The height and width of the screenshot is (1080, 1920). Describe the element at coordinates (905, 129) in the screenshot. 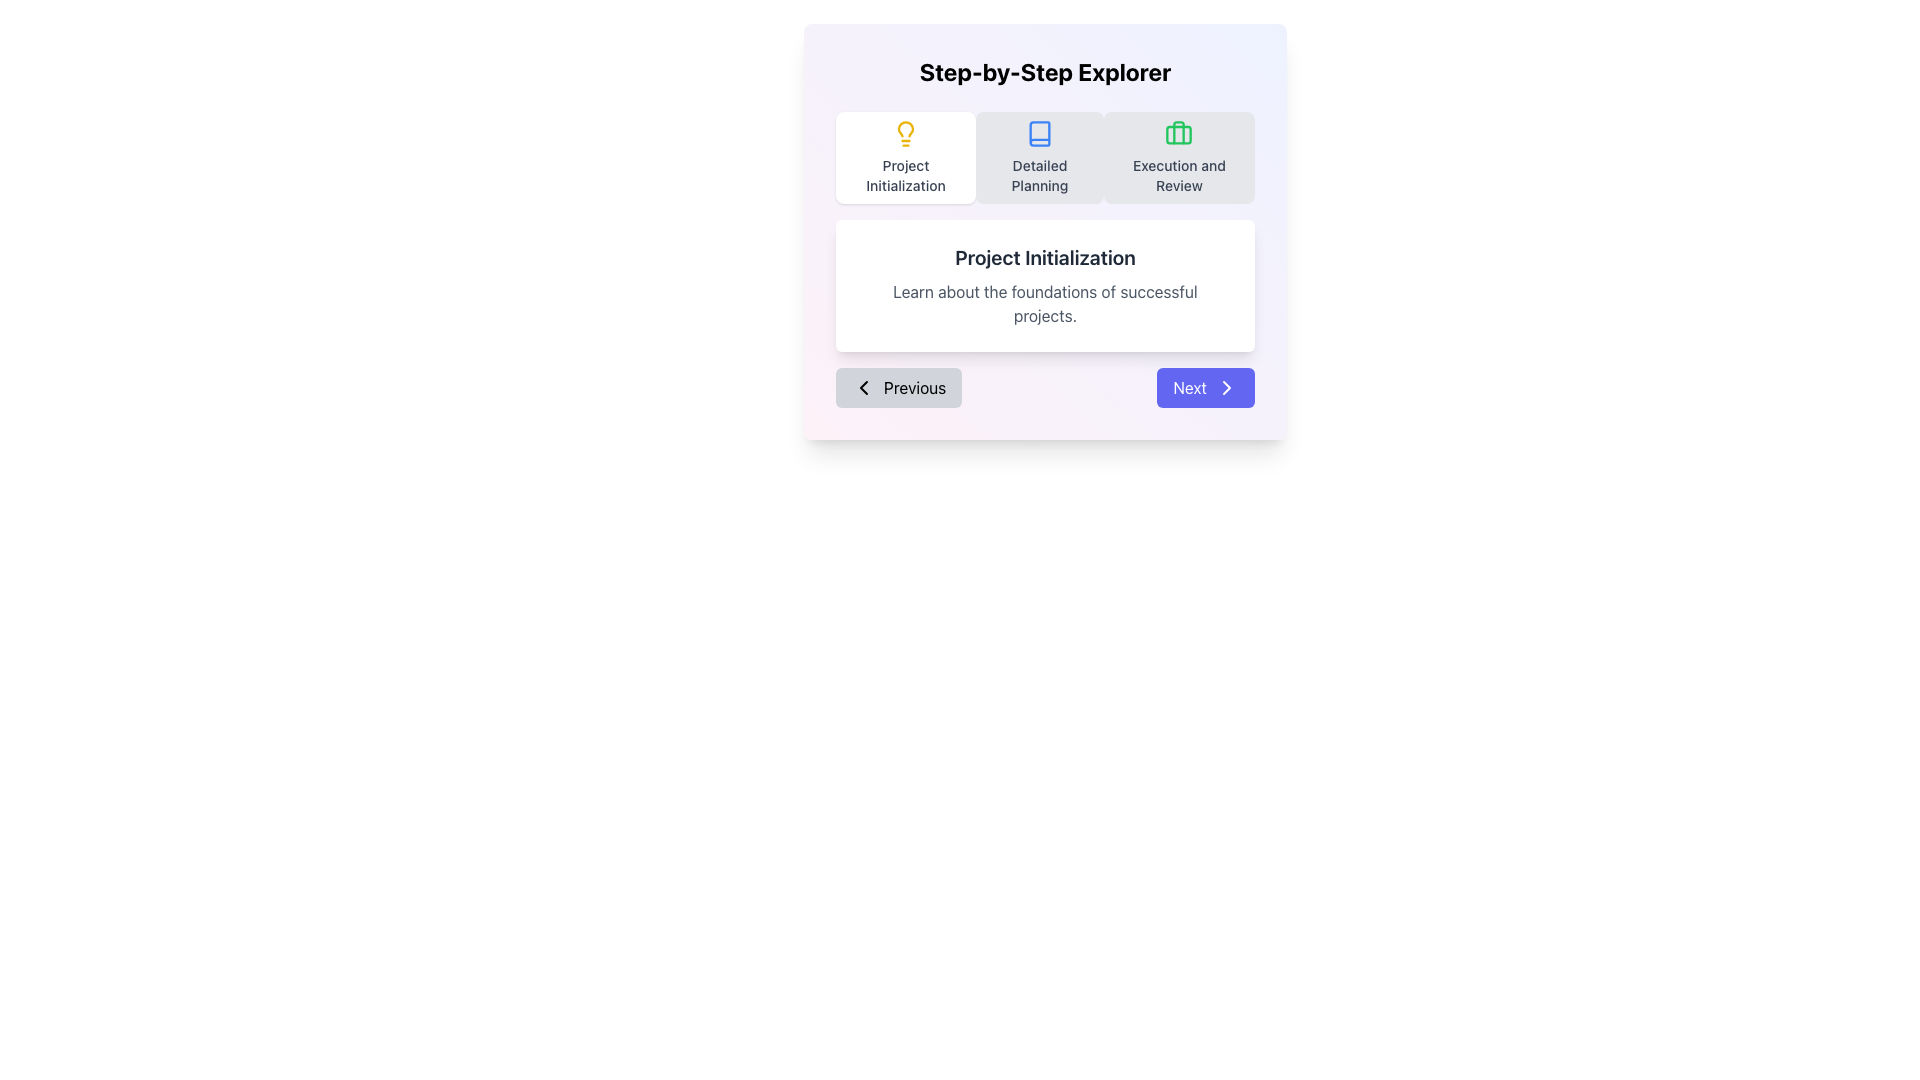

I see `the topmost segment of the lightbulb icon with a yellow outline in the 'Project Initialization' tab of the navigation interface` at that location.